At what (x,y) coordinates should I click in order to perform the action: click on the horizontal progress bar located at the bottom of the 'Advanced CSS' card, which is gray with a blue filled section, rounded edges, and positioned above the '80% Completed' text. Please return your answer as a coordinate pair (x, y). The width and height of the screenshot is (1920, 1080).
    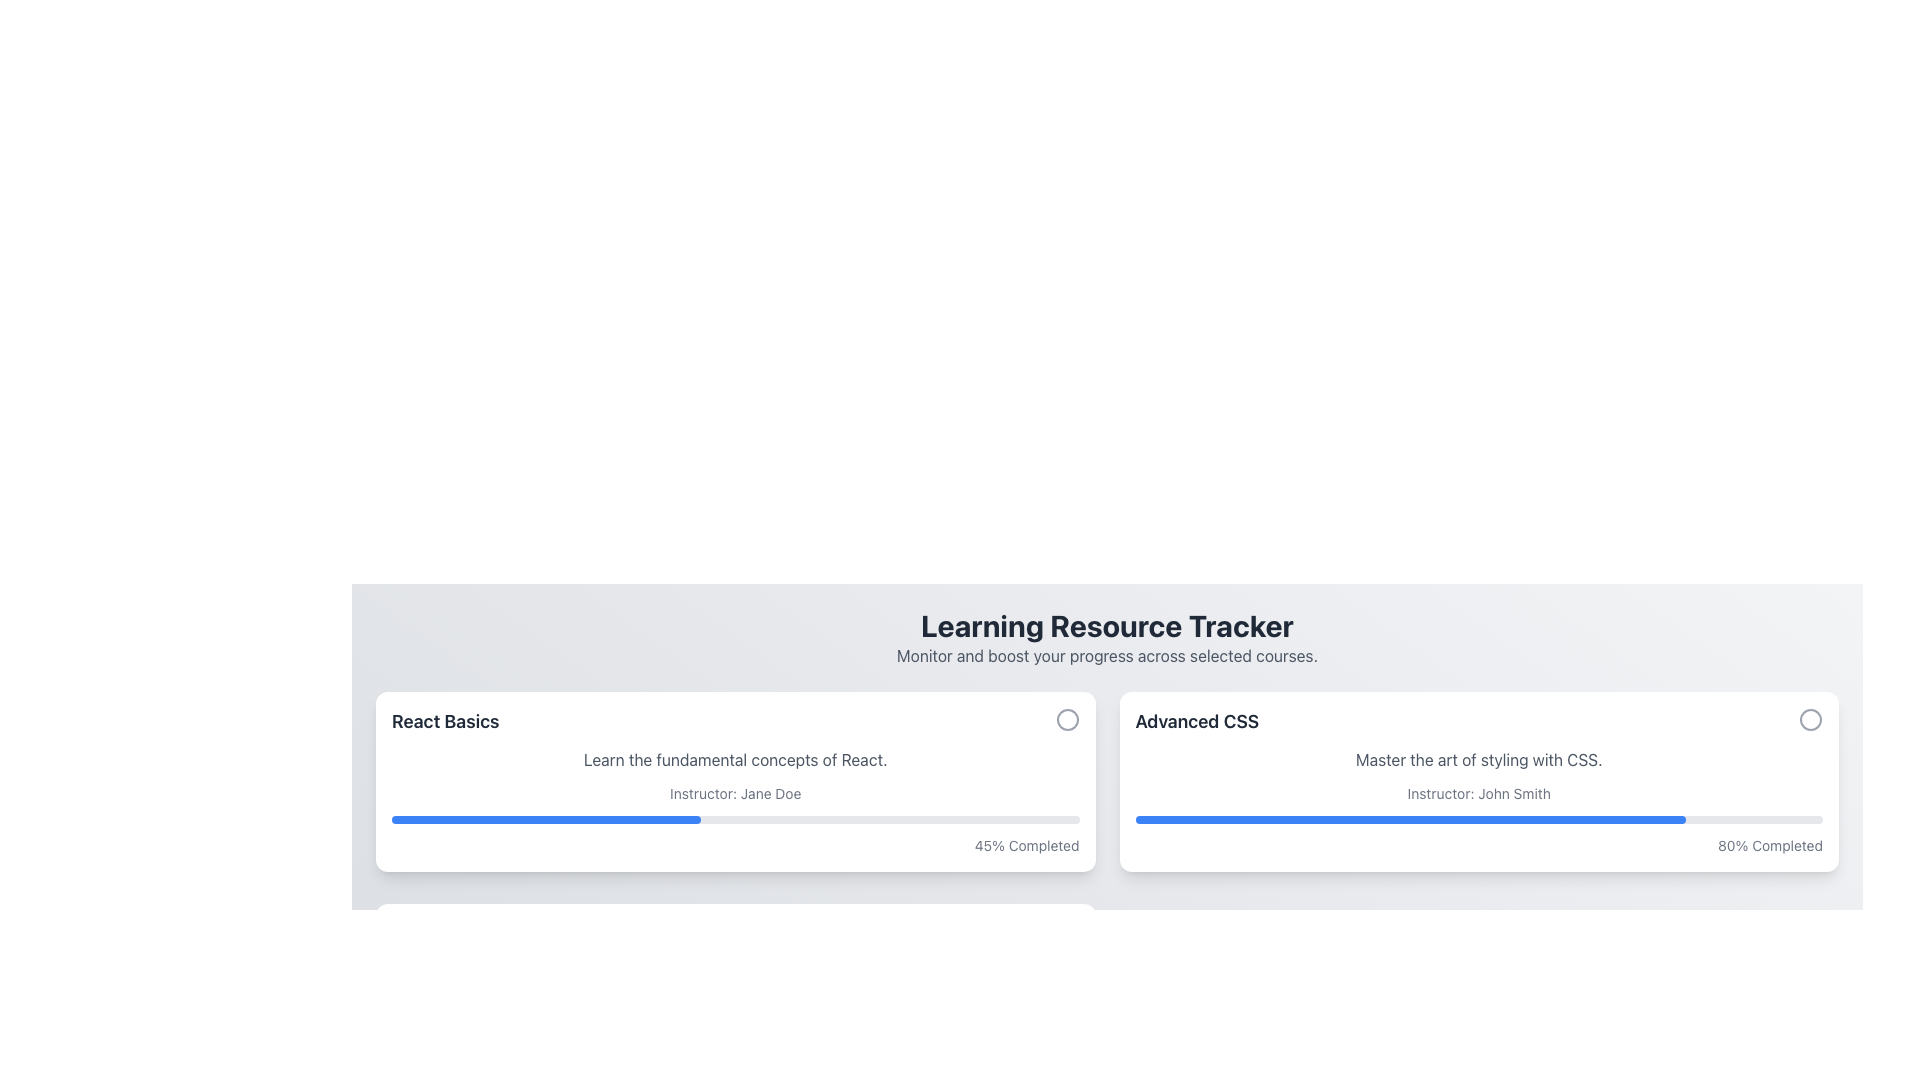
    Looking at the image, I should click on (1479, 820).